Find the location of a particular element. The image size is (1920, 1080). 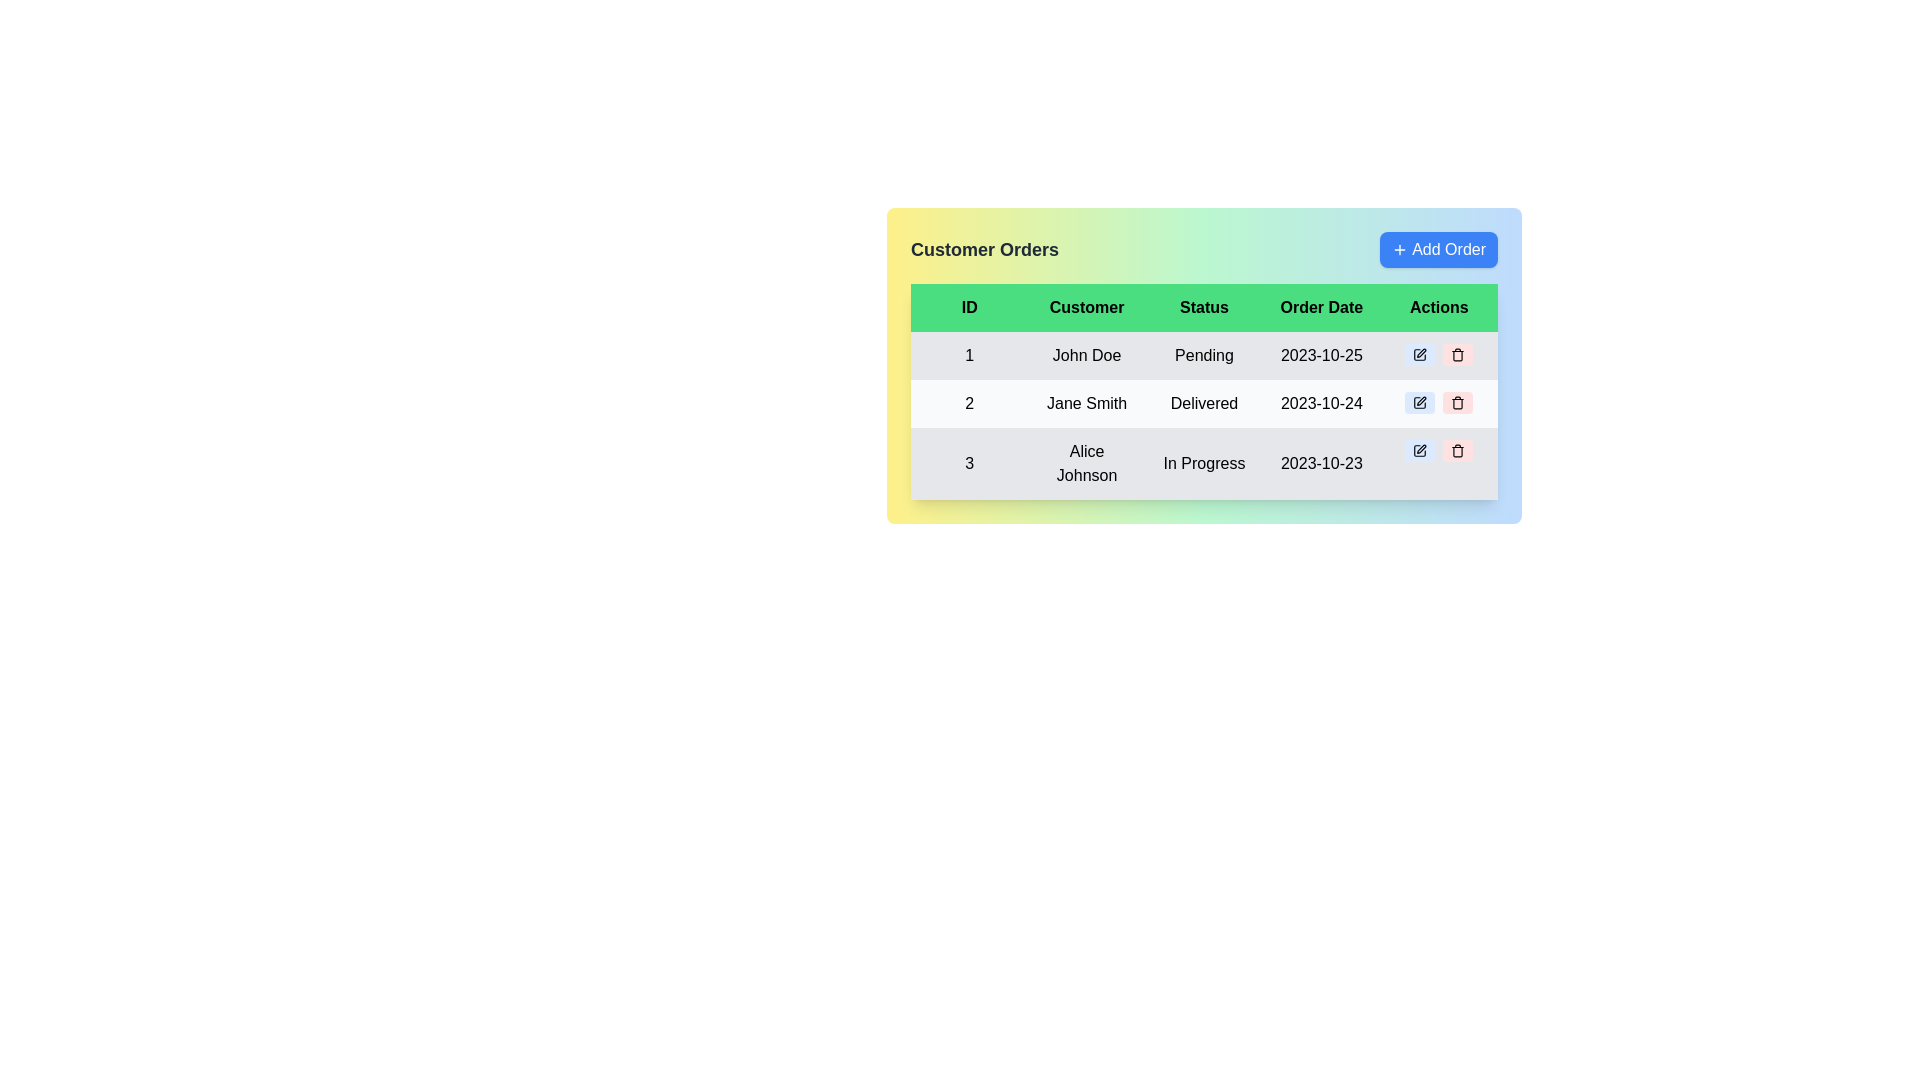

the table header row with a green background and black text that contains the column titles: 'ID', 'Customer', 'Status', 'Order Date', and 'Actions' is located at coordinates (1203, 308).